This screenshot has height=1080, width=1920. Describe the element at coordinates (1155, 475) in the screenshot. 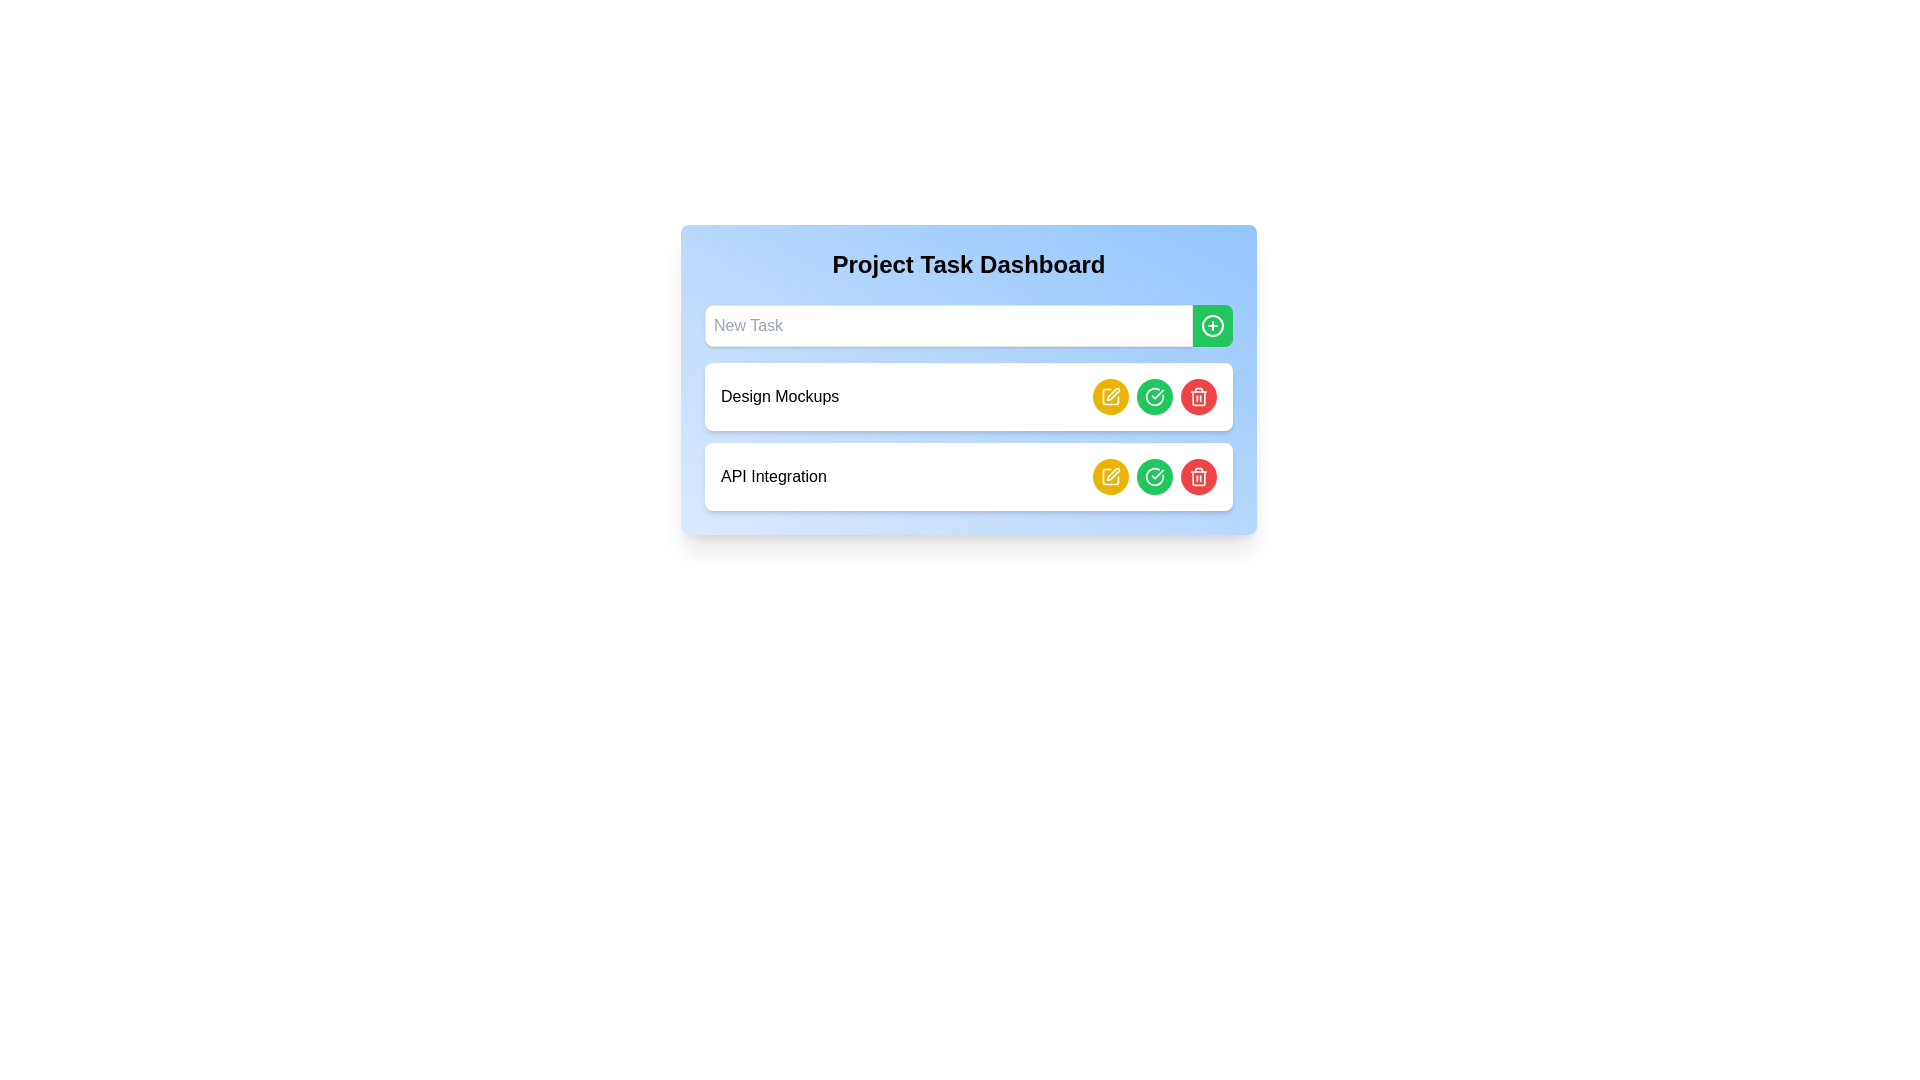

I see `the checkmark icon within the circular green button to confirm completion of the task` at that location.